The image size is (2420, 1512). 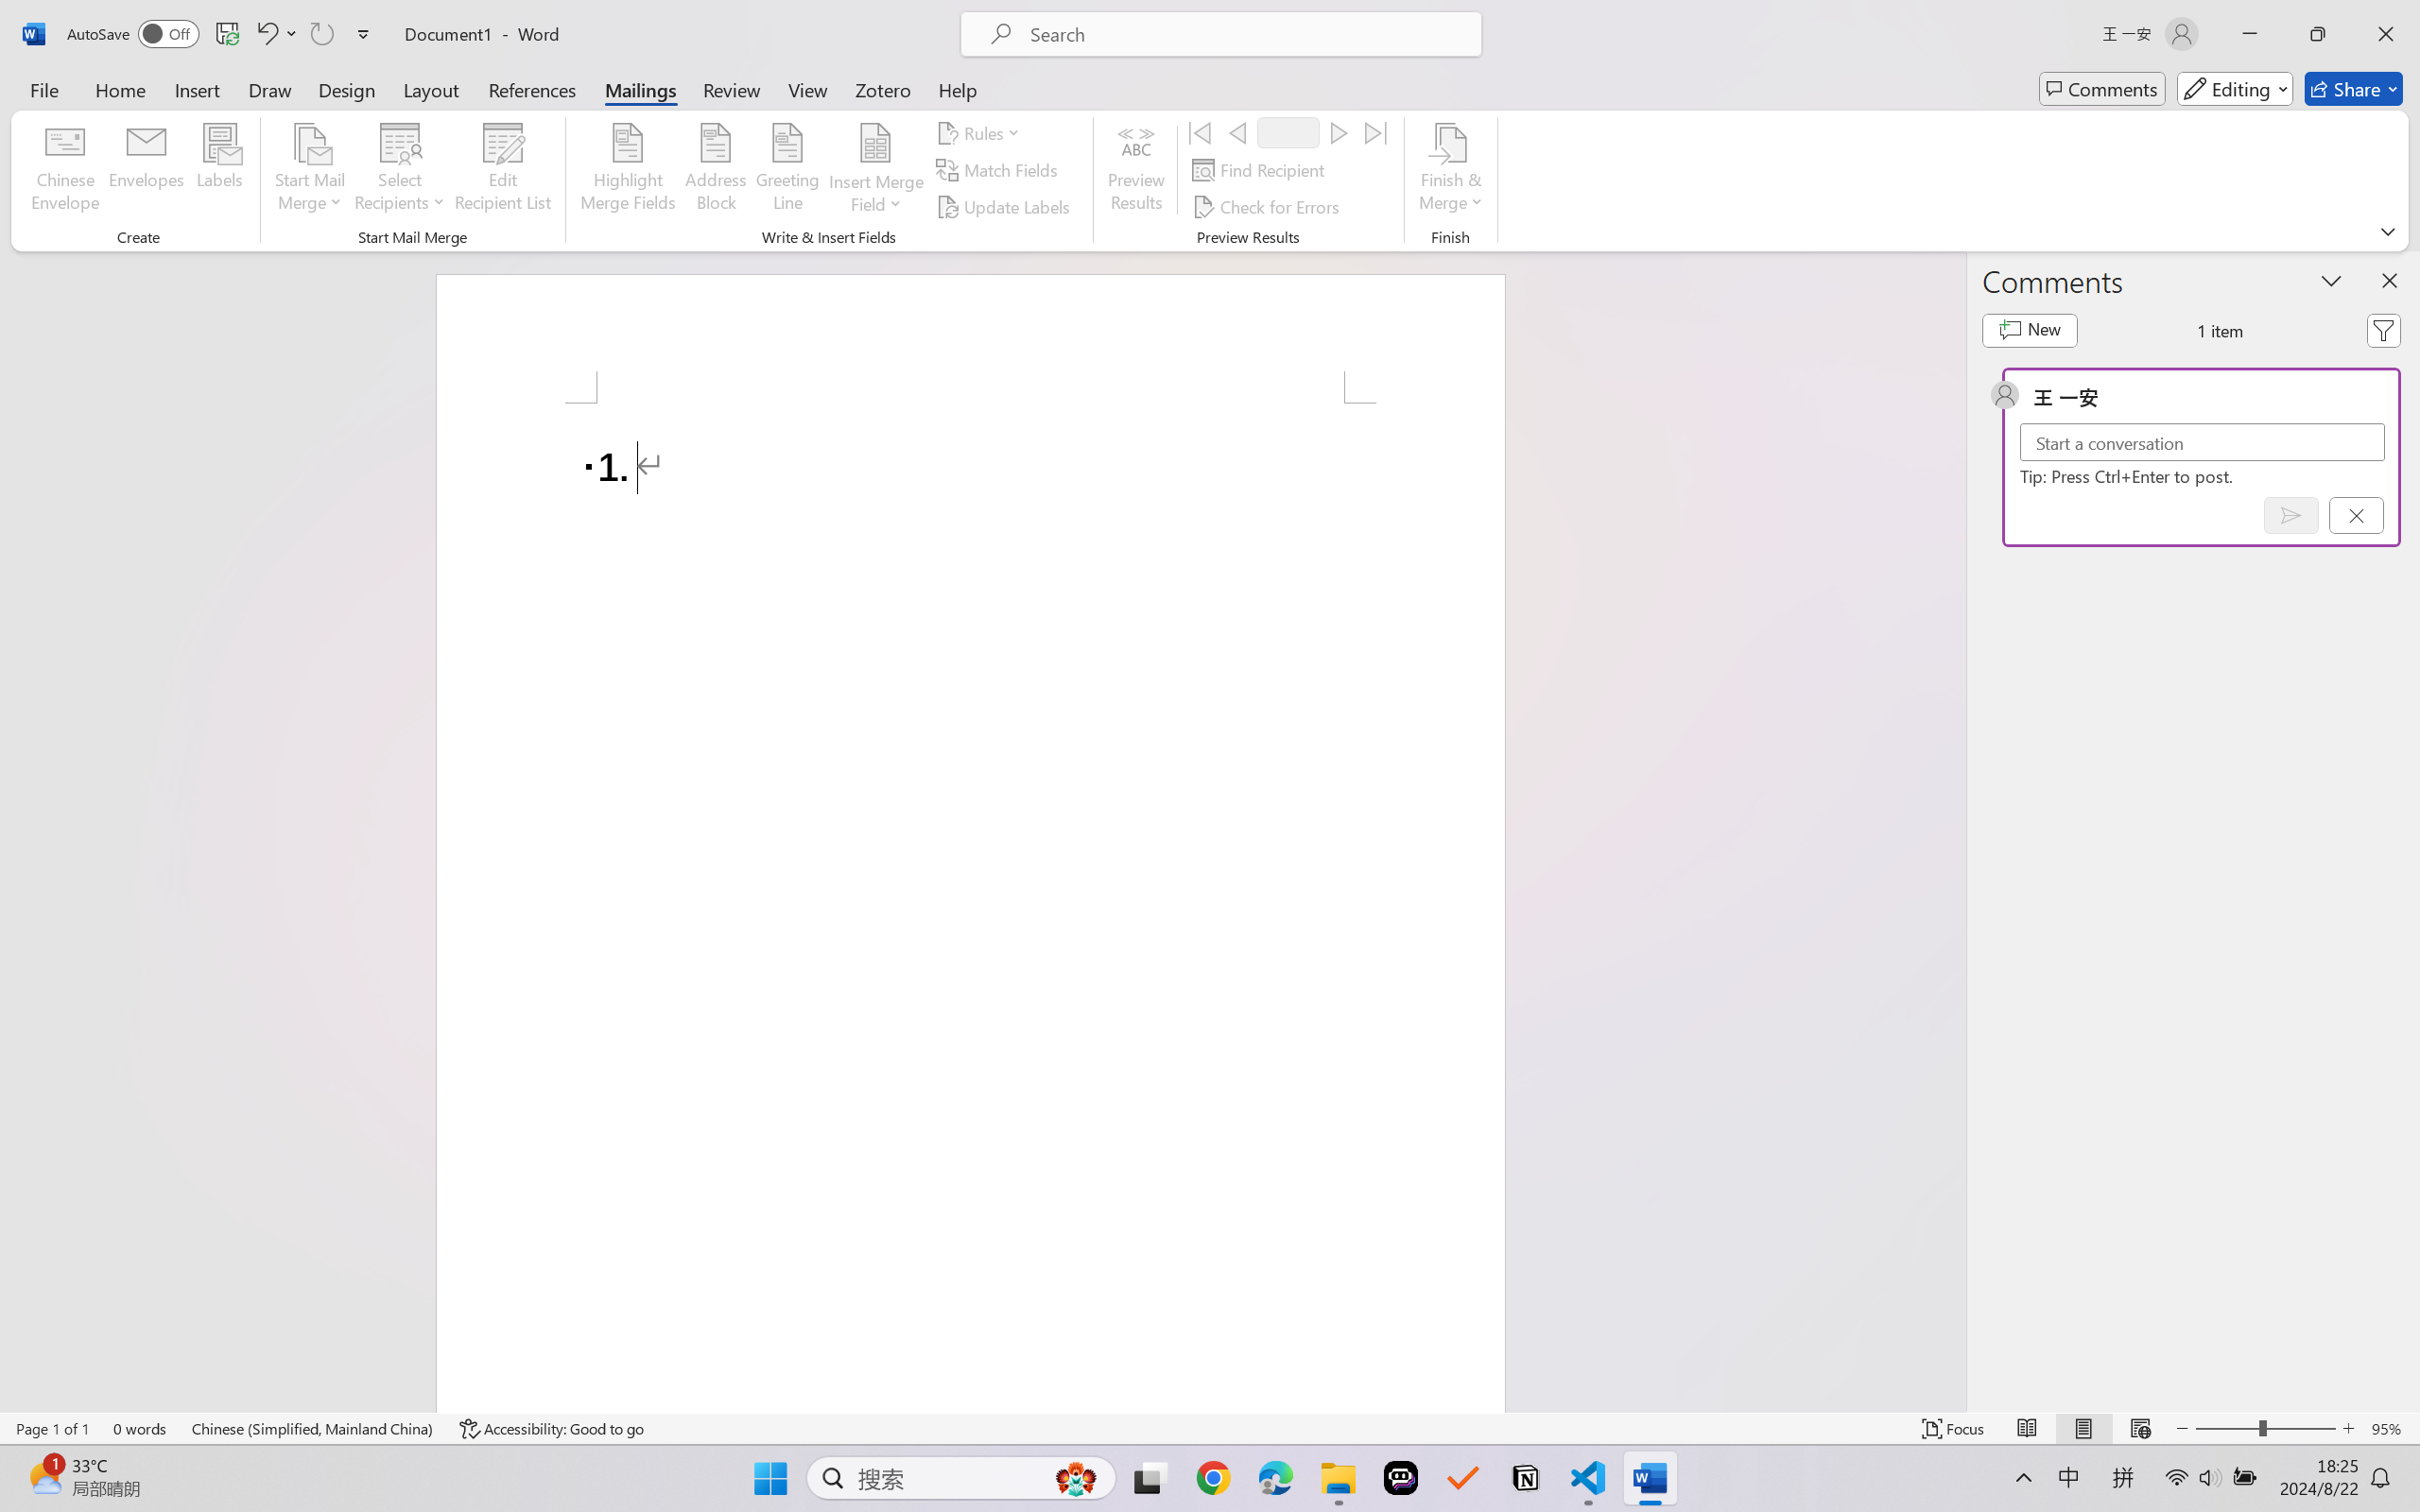 I want to click on 'Update Labels', so click(x=1004, y=207).